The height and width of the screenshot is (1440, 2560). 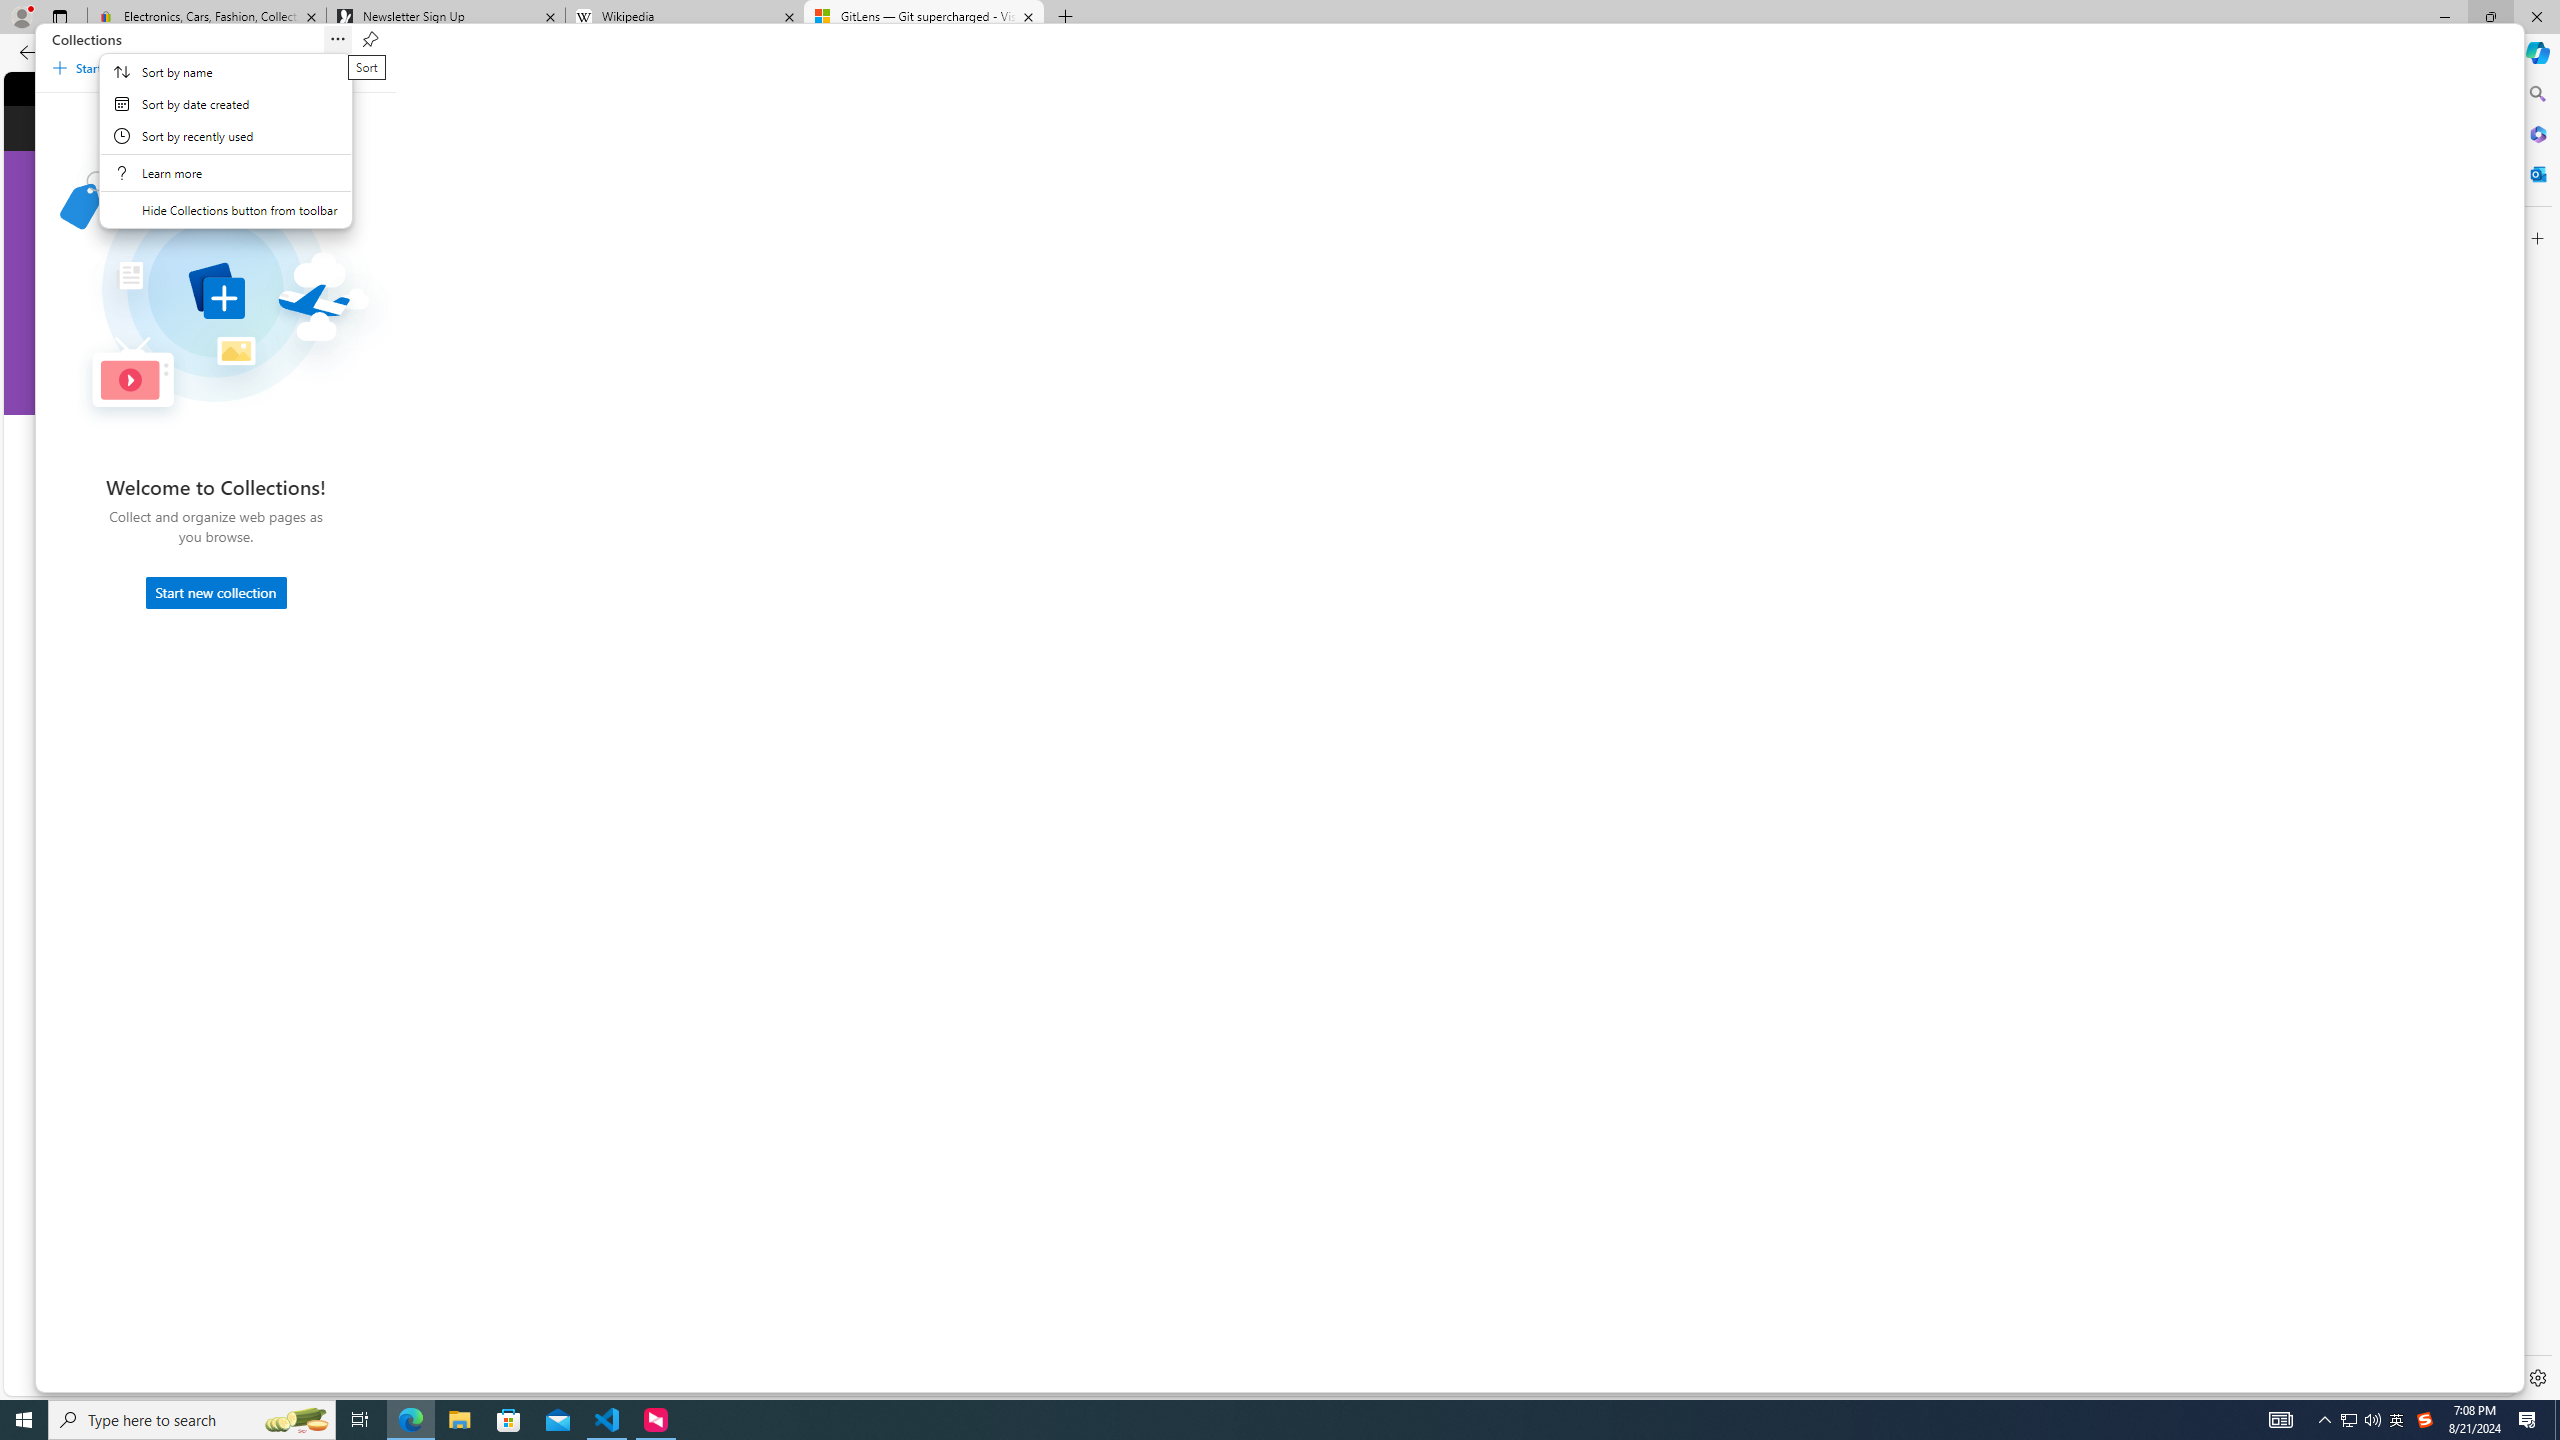 What do you see at coordinates (216, 591) in the screenshot?
I see `'Start new collection'` at bounding box center [216, 591].